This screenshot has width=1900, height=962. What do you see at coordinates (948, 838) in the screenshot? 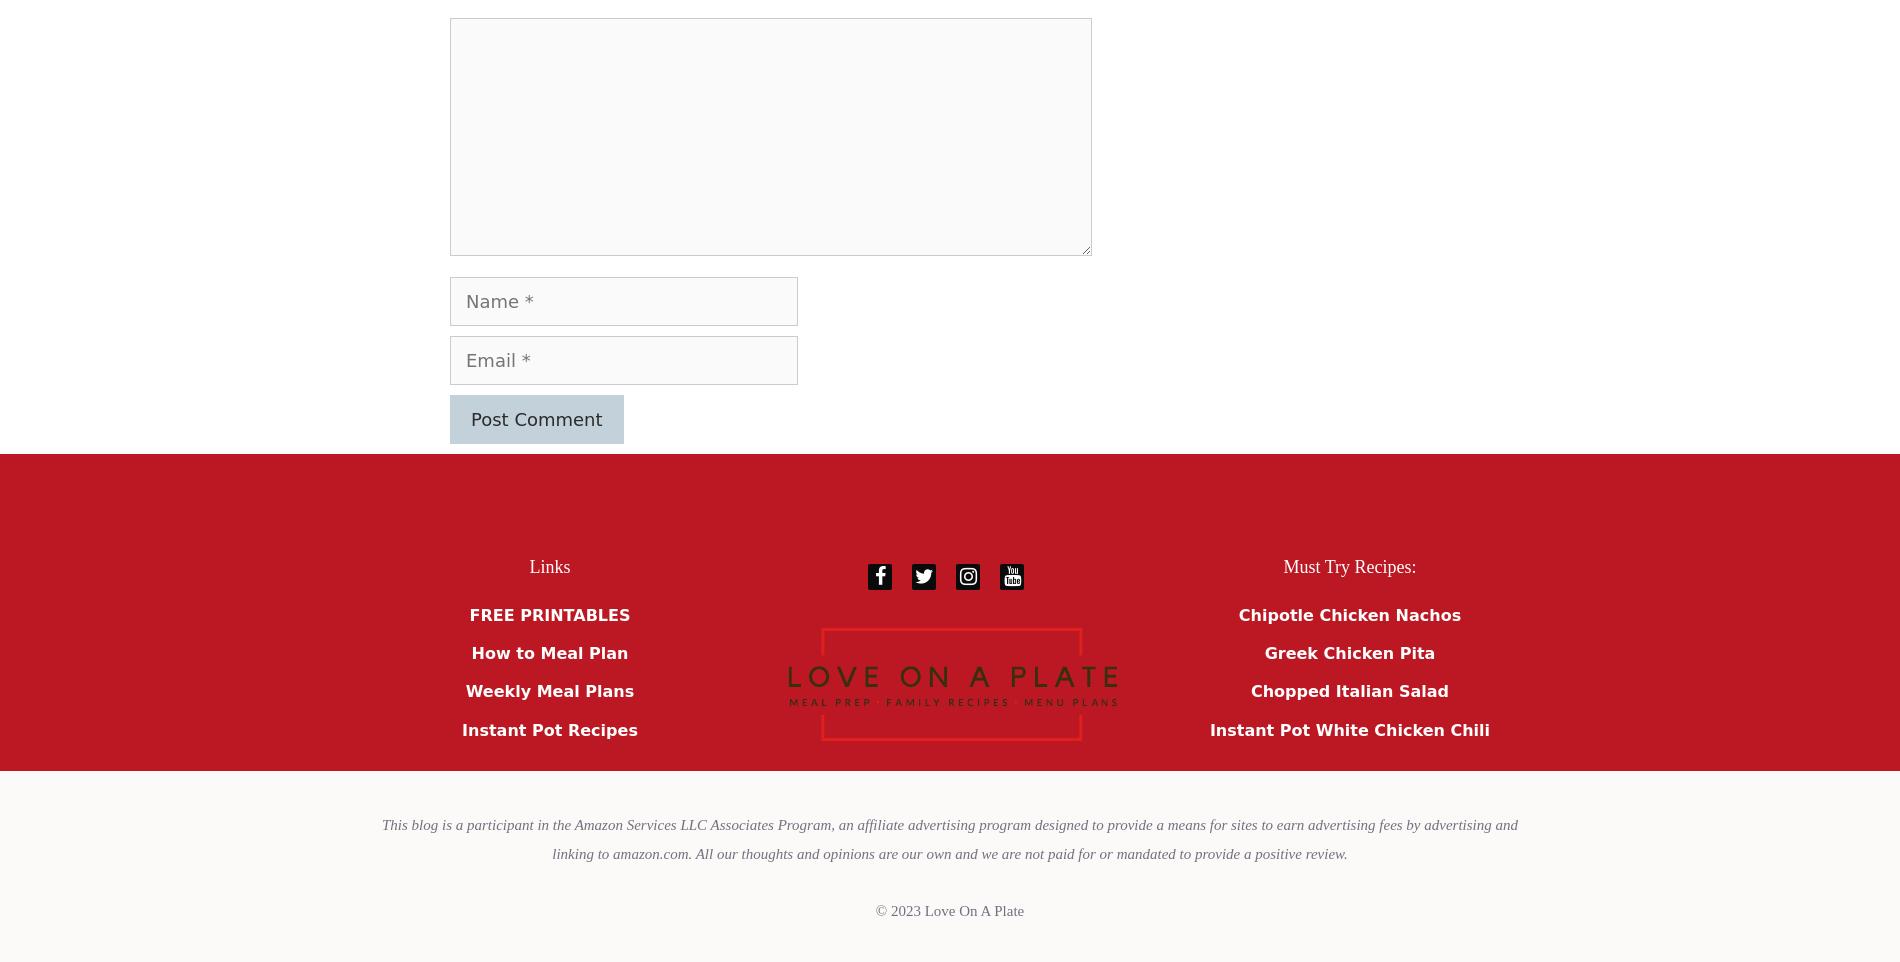
I see `'This blog is a participant in the Amazon Services LLC Associates Program, an affiliate advertising program designed to provide a means for sites to earn advertising fees by advertising and linking to amazon.com. All our thoughts and opinions are our own and we are not paid for or mandated to provide a positive review.'` at bounding box center [948, 838].